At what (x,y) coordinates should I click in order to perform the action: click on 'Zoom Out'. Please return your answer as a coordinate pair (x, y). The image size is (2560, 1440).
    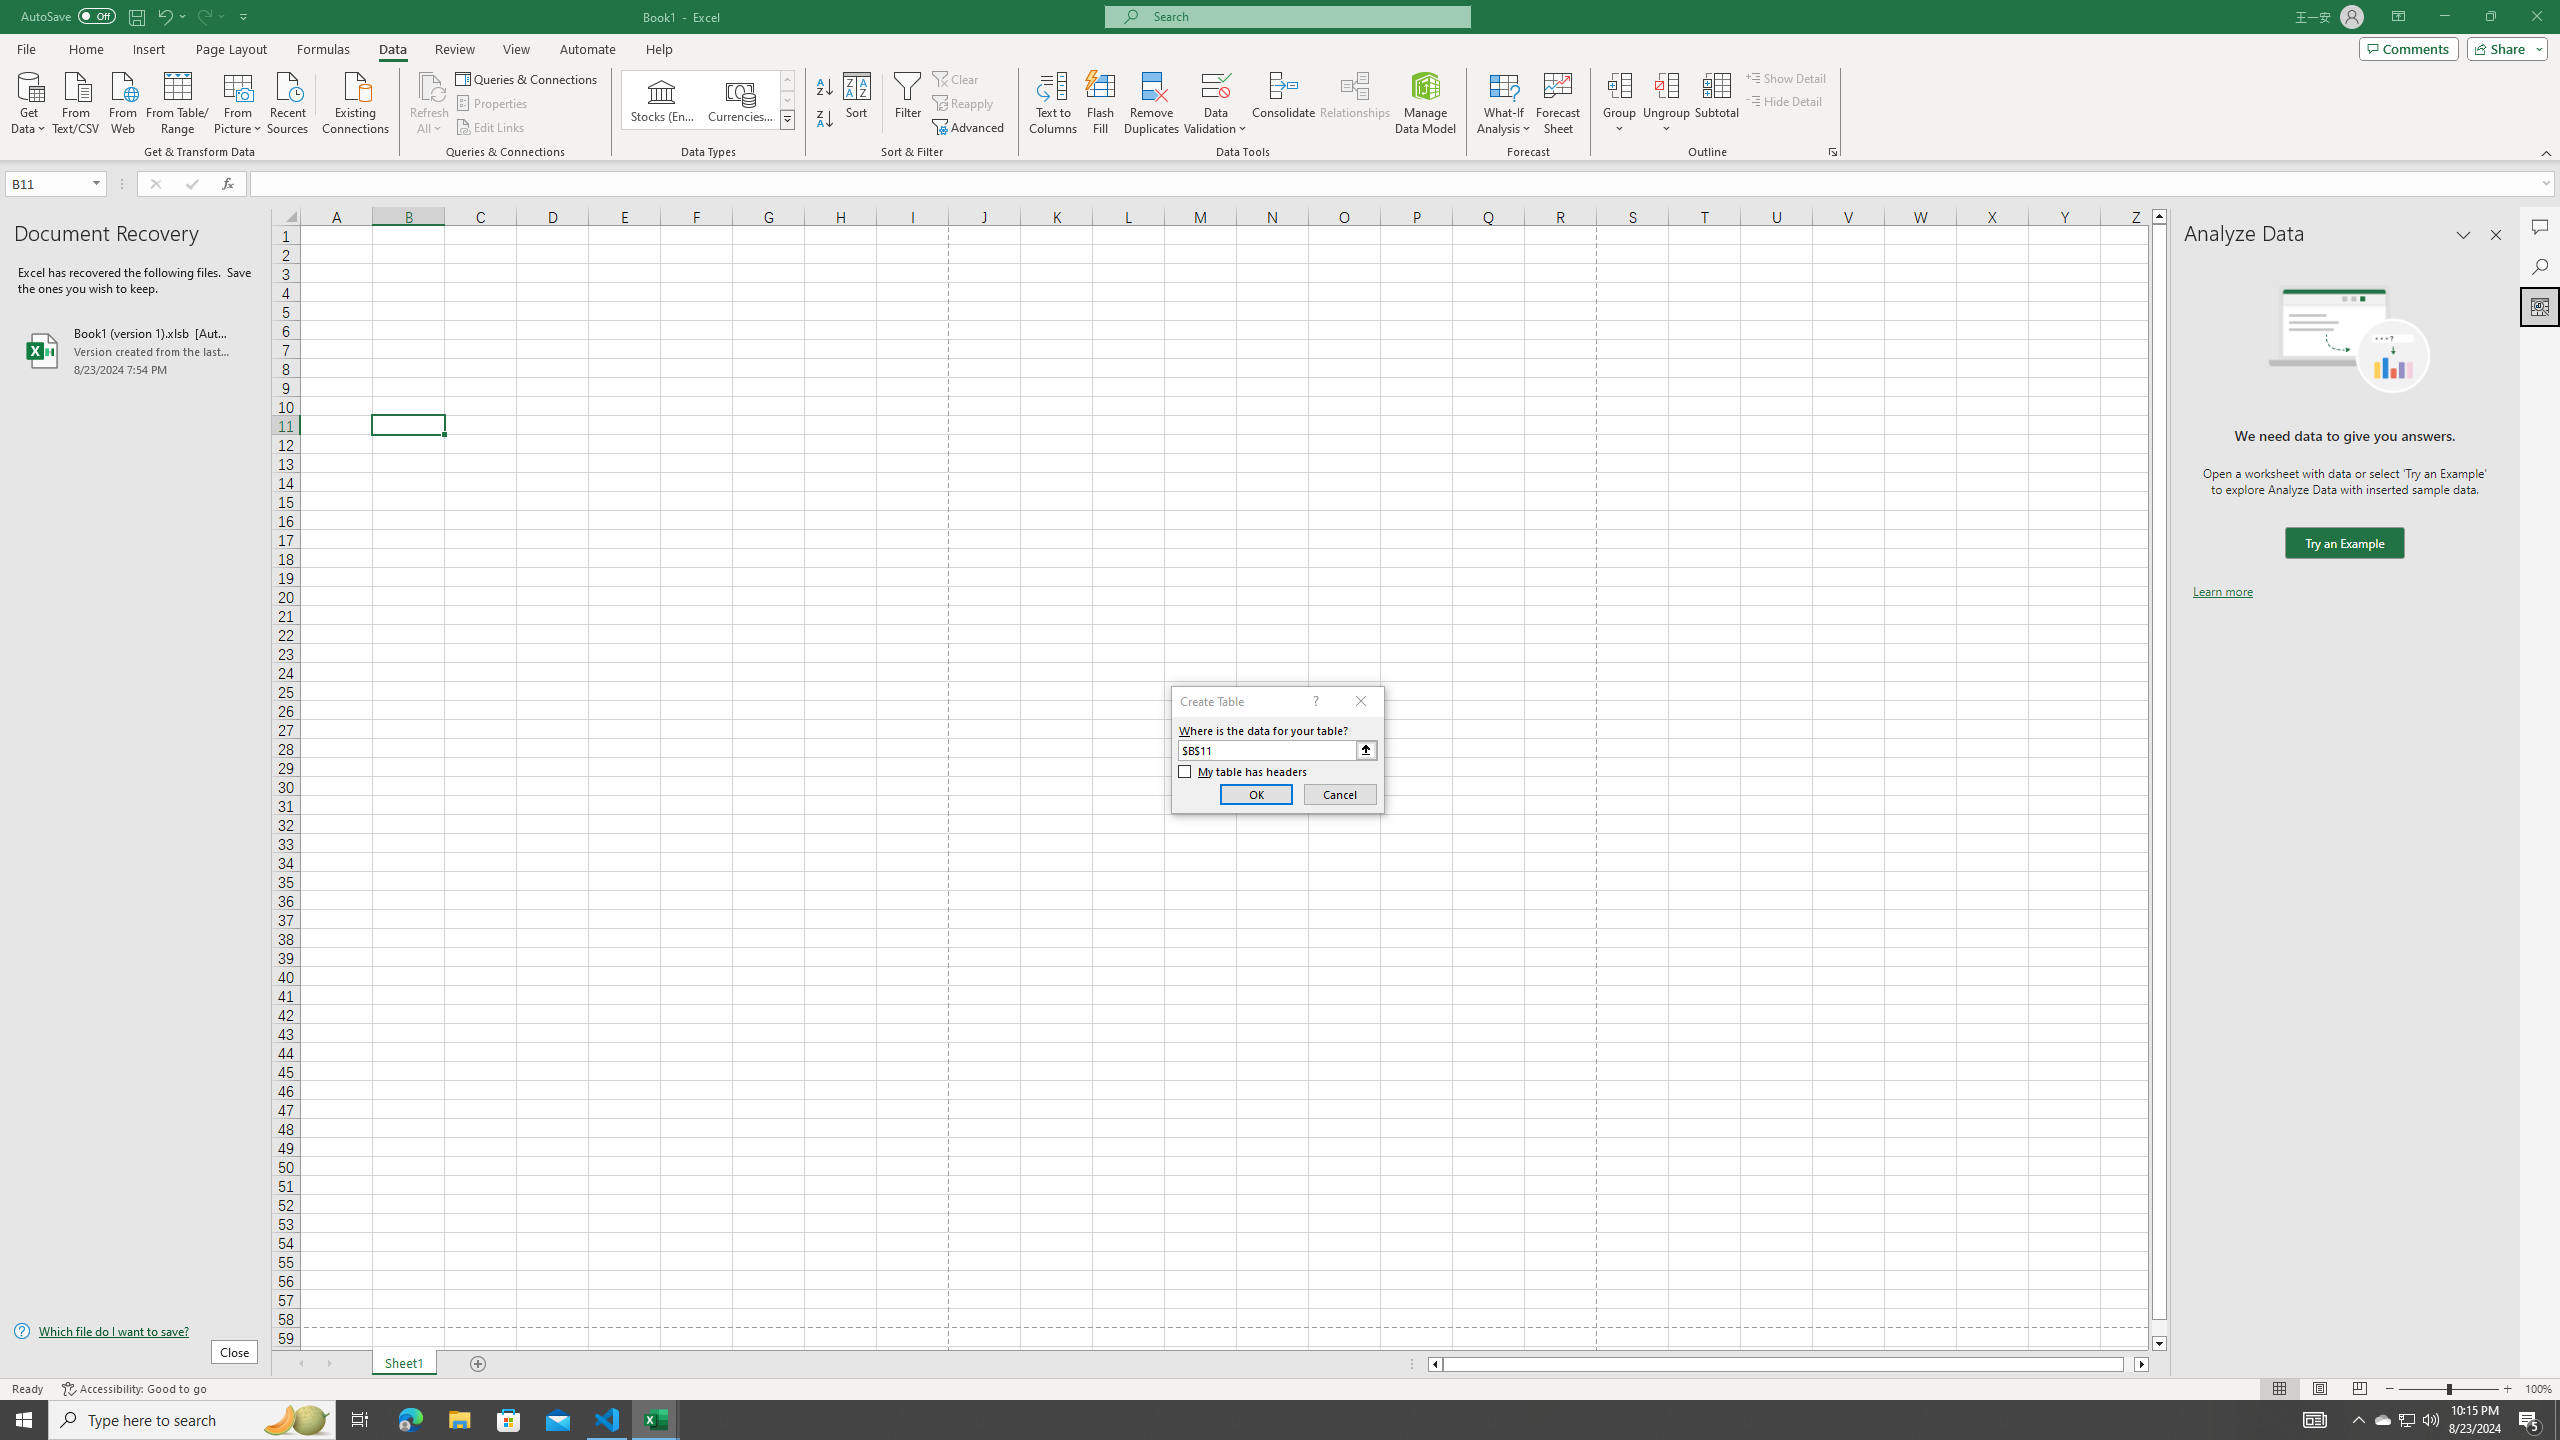
    Looking at the image, I should click on (2422, 1389).